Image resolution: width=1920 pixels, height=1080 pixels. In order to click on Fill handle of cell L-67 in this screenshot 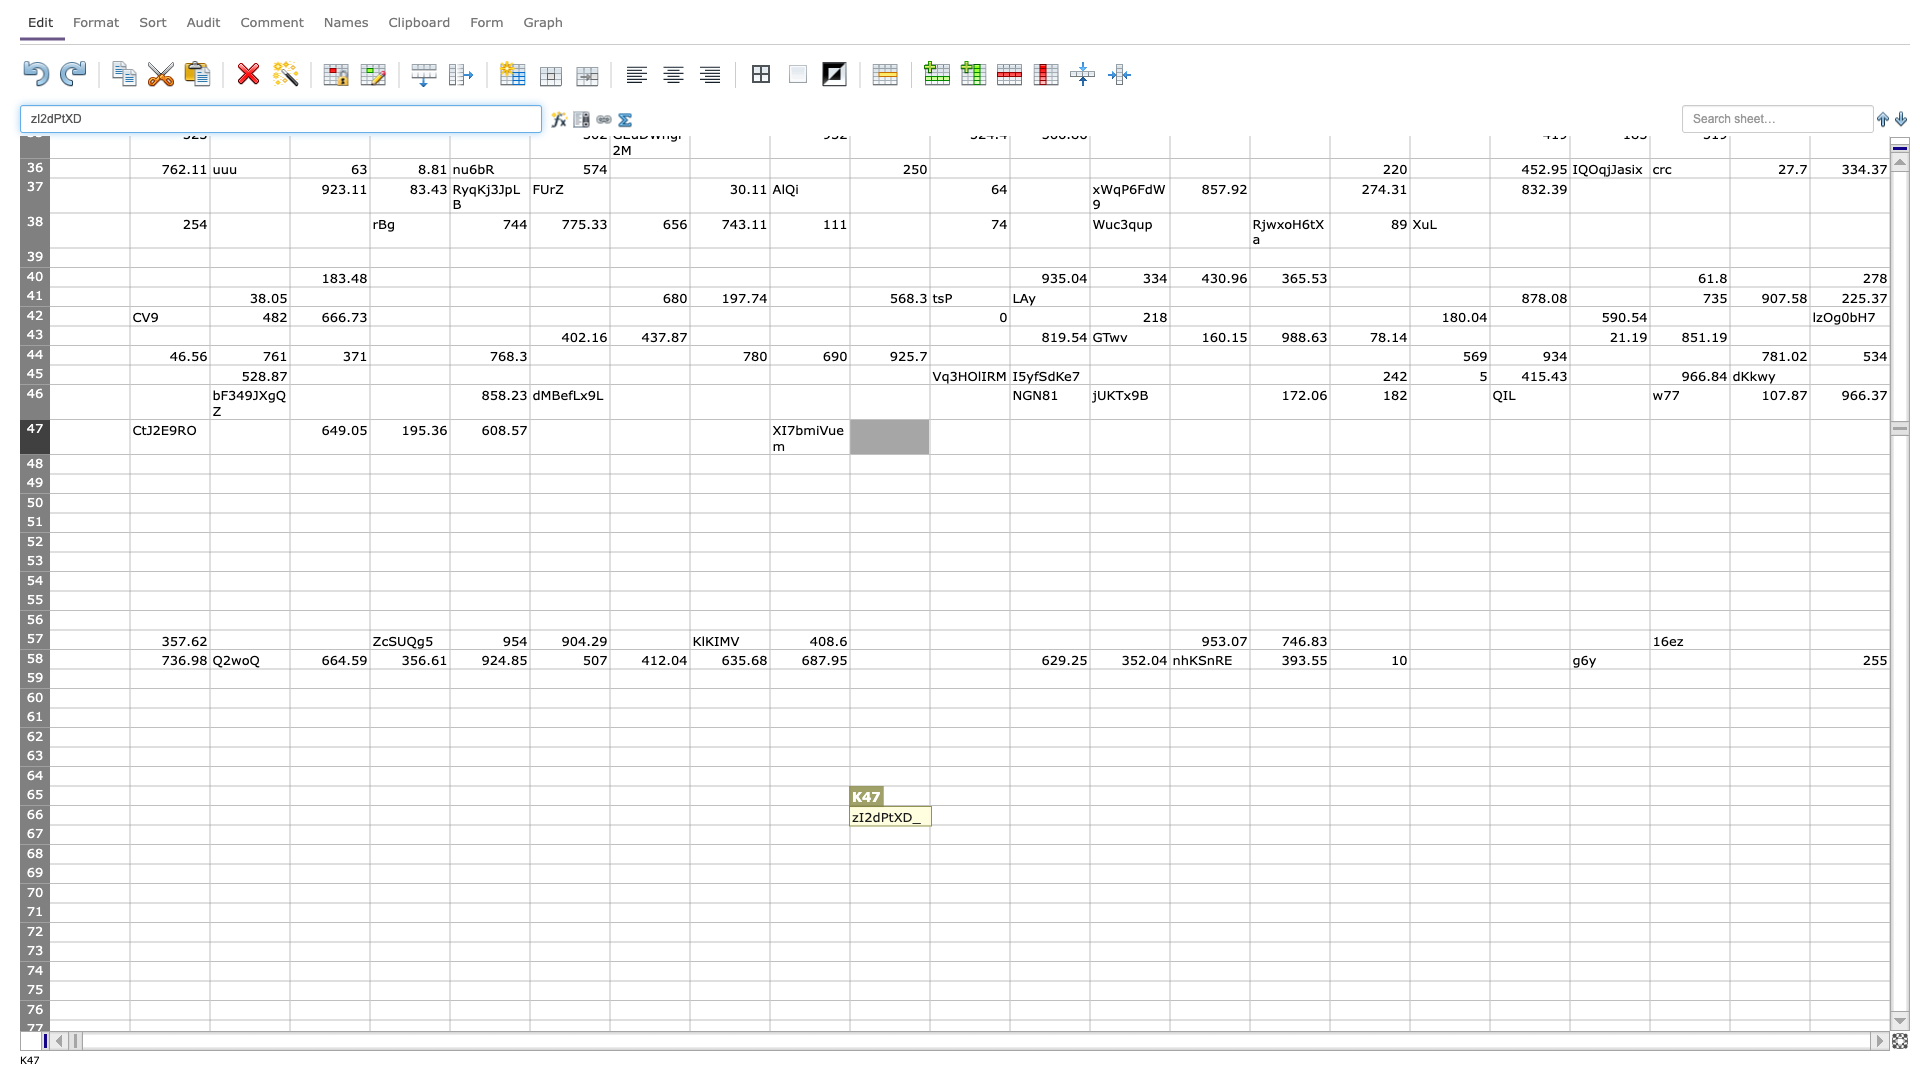, I will do `click(1009, 844)`.